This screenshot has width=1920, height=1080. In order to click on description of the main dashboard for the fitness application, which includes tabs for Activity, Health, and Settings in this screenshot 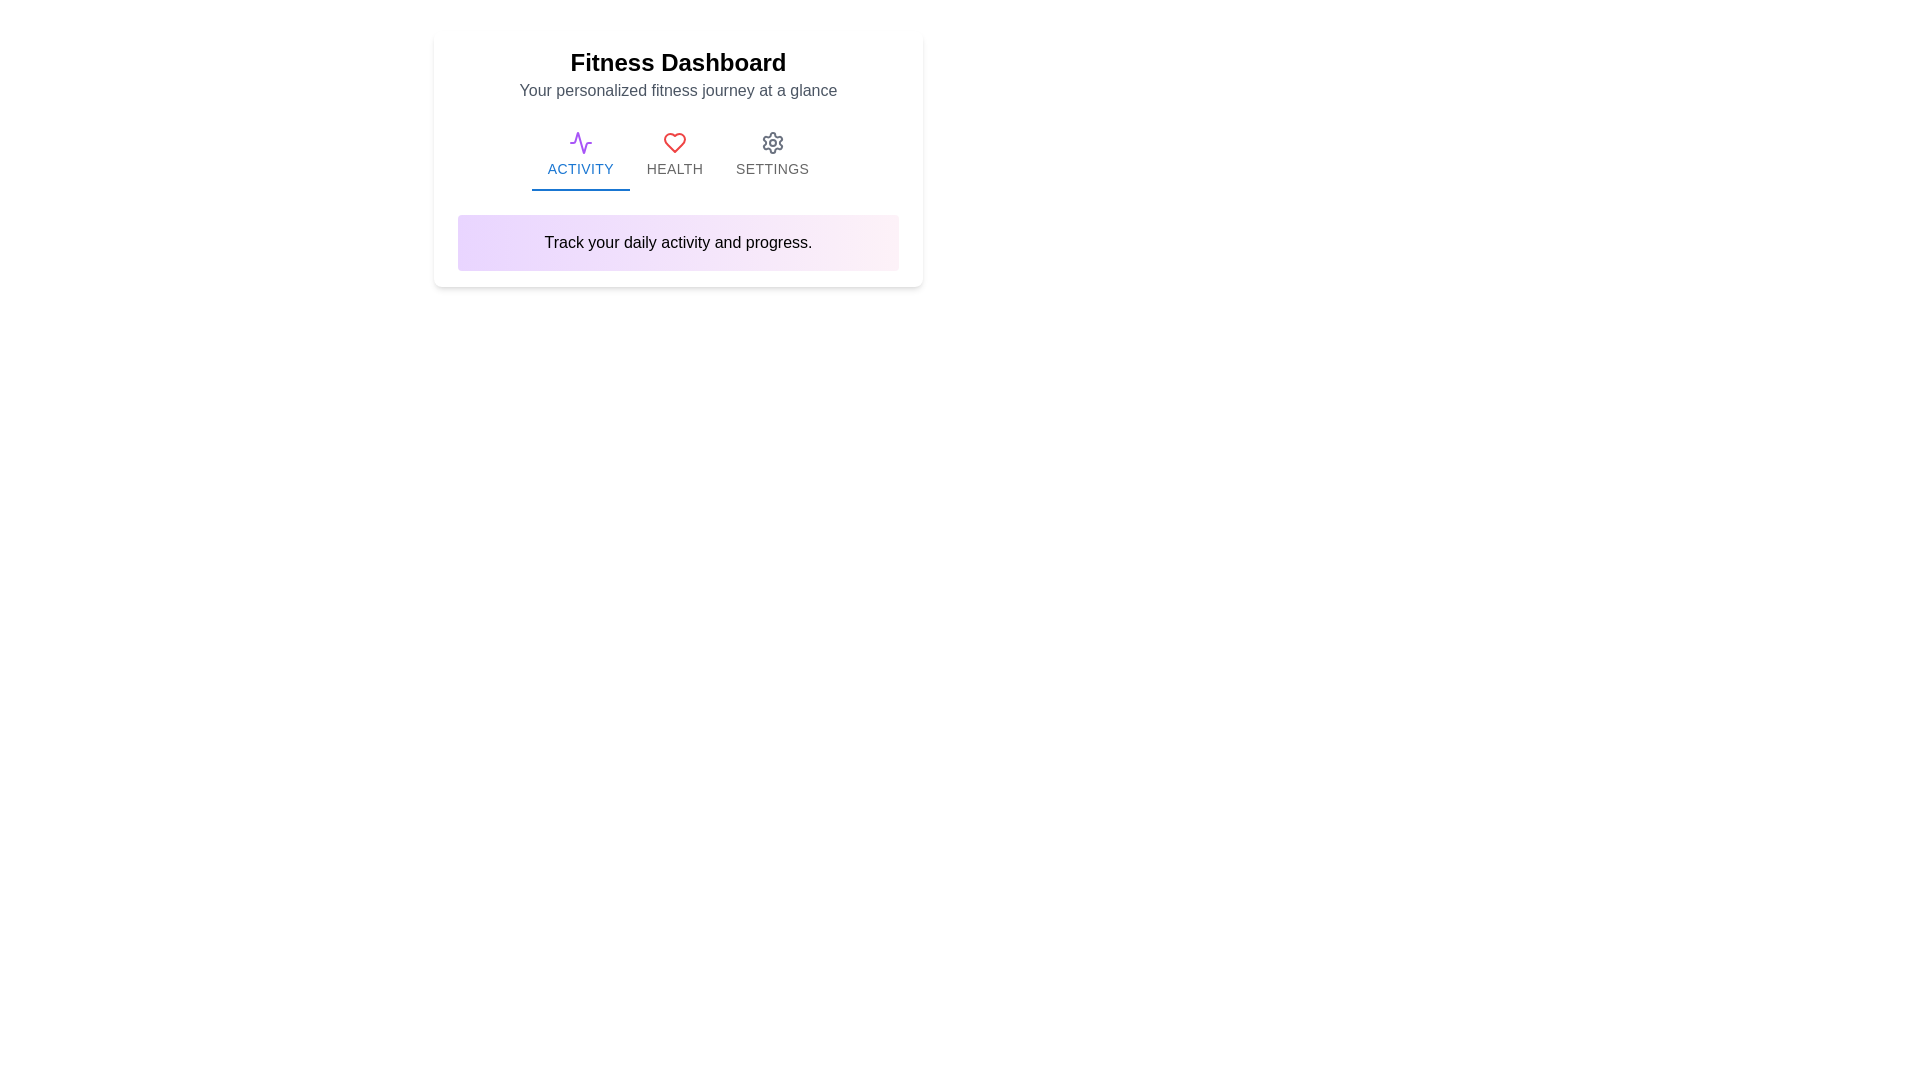, I will do `click(678, 157)`.